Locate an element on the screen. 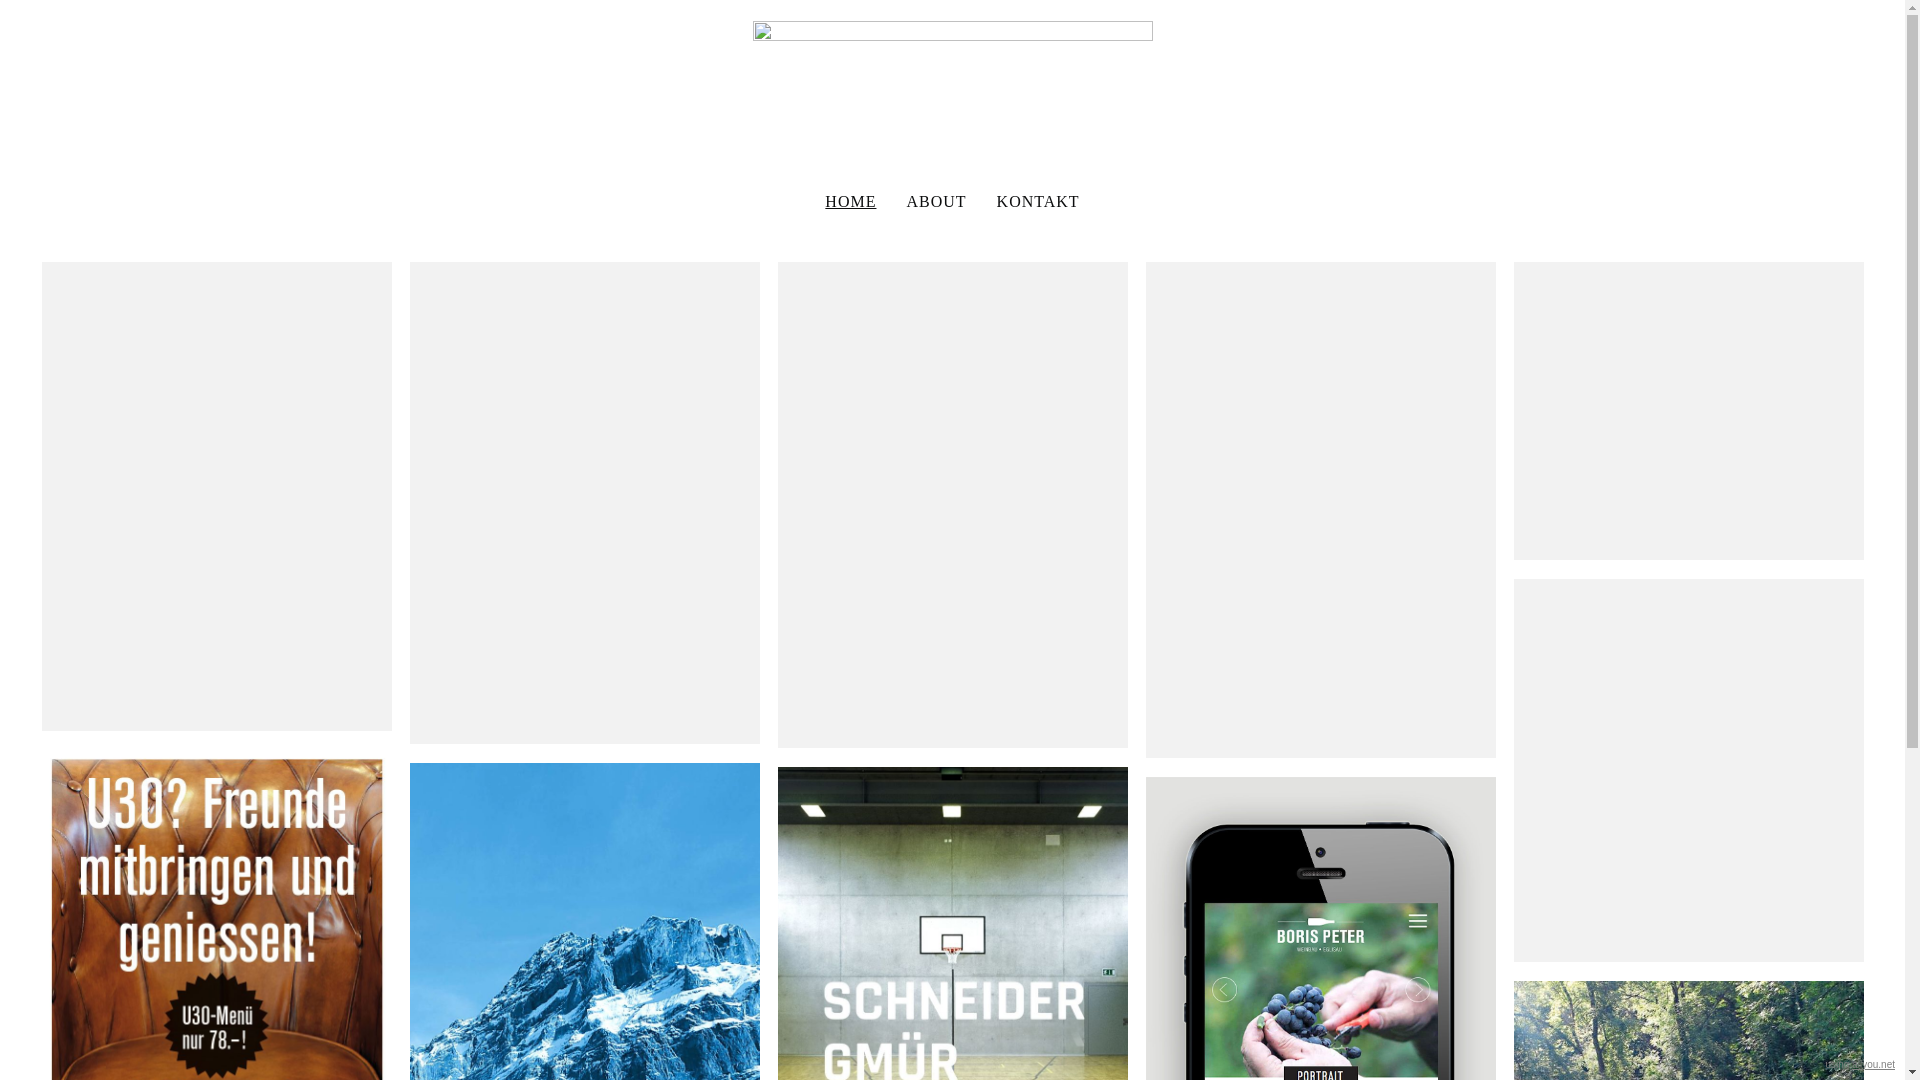 The height and width of the screenshot is (1080, 1920). 'allyou.net' is located at coordinates (1872, 1063).